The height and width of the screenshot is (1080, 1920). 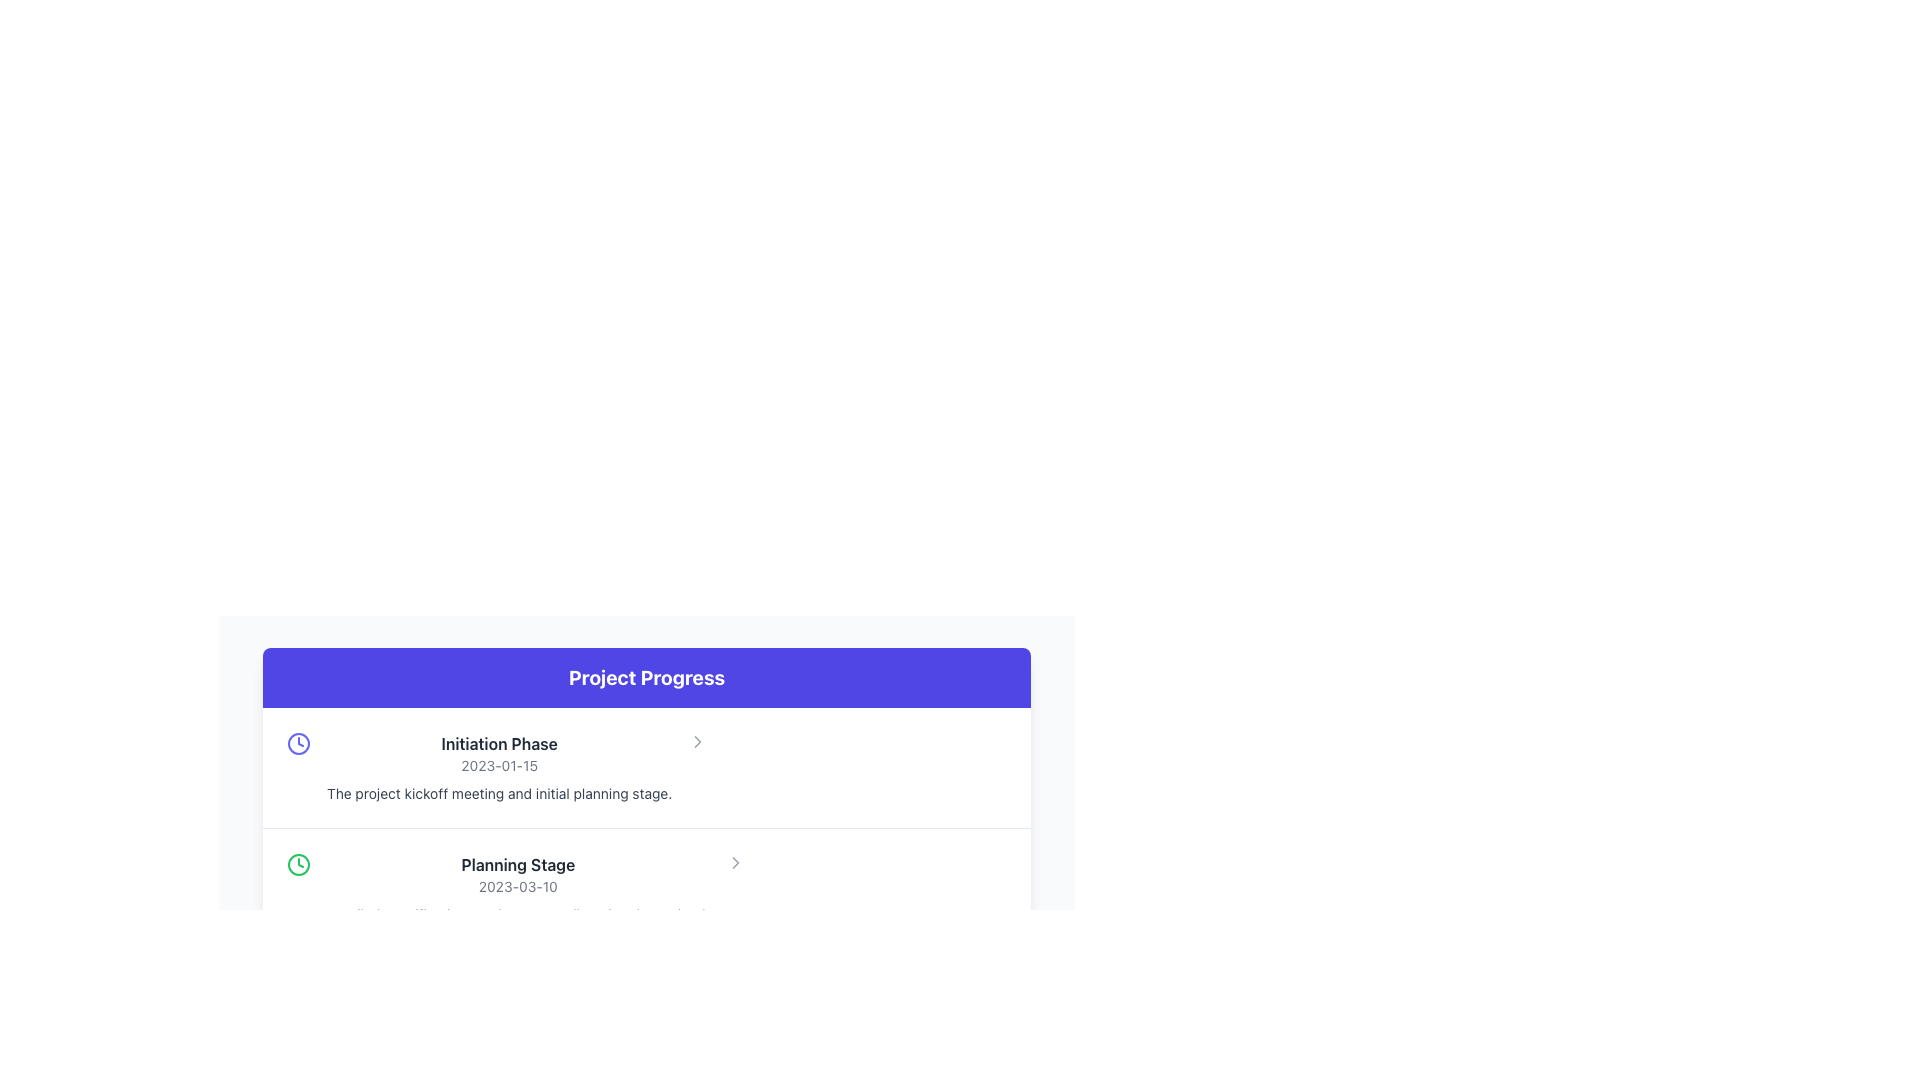 I want to click on the first icon in the 'Planning Stage' section that represents time or scheduling, so click(x=297, y=863).